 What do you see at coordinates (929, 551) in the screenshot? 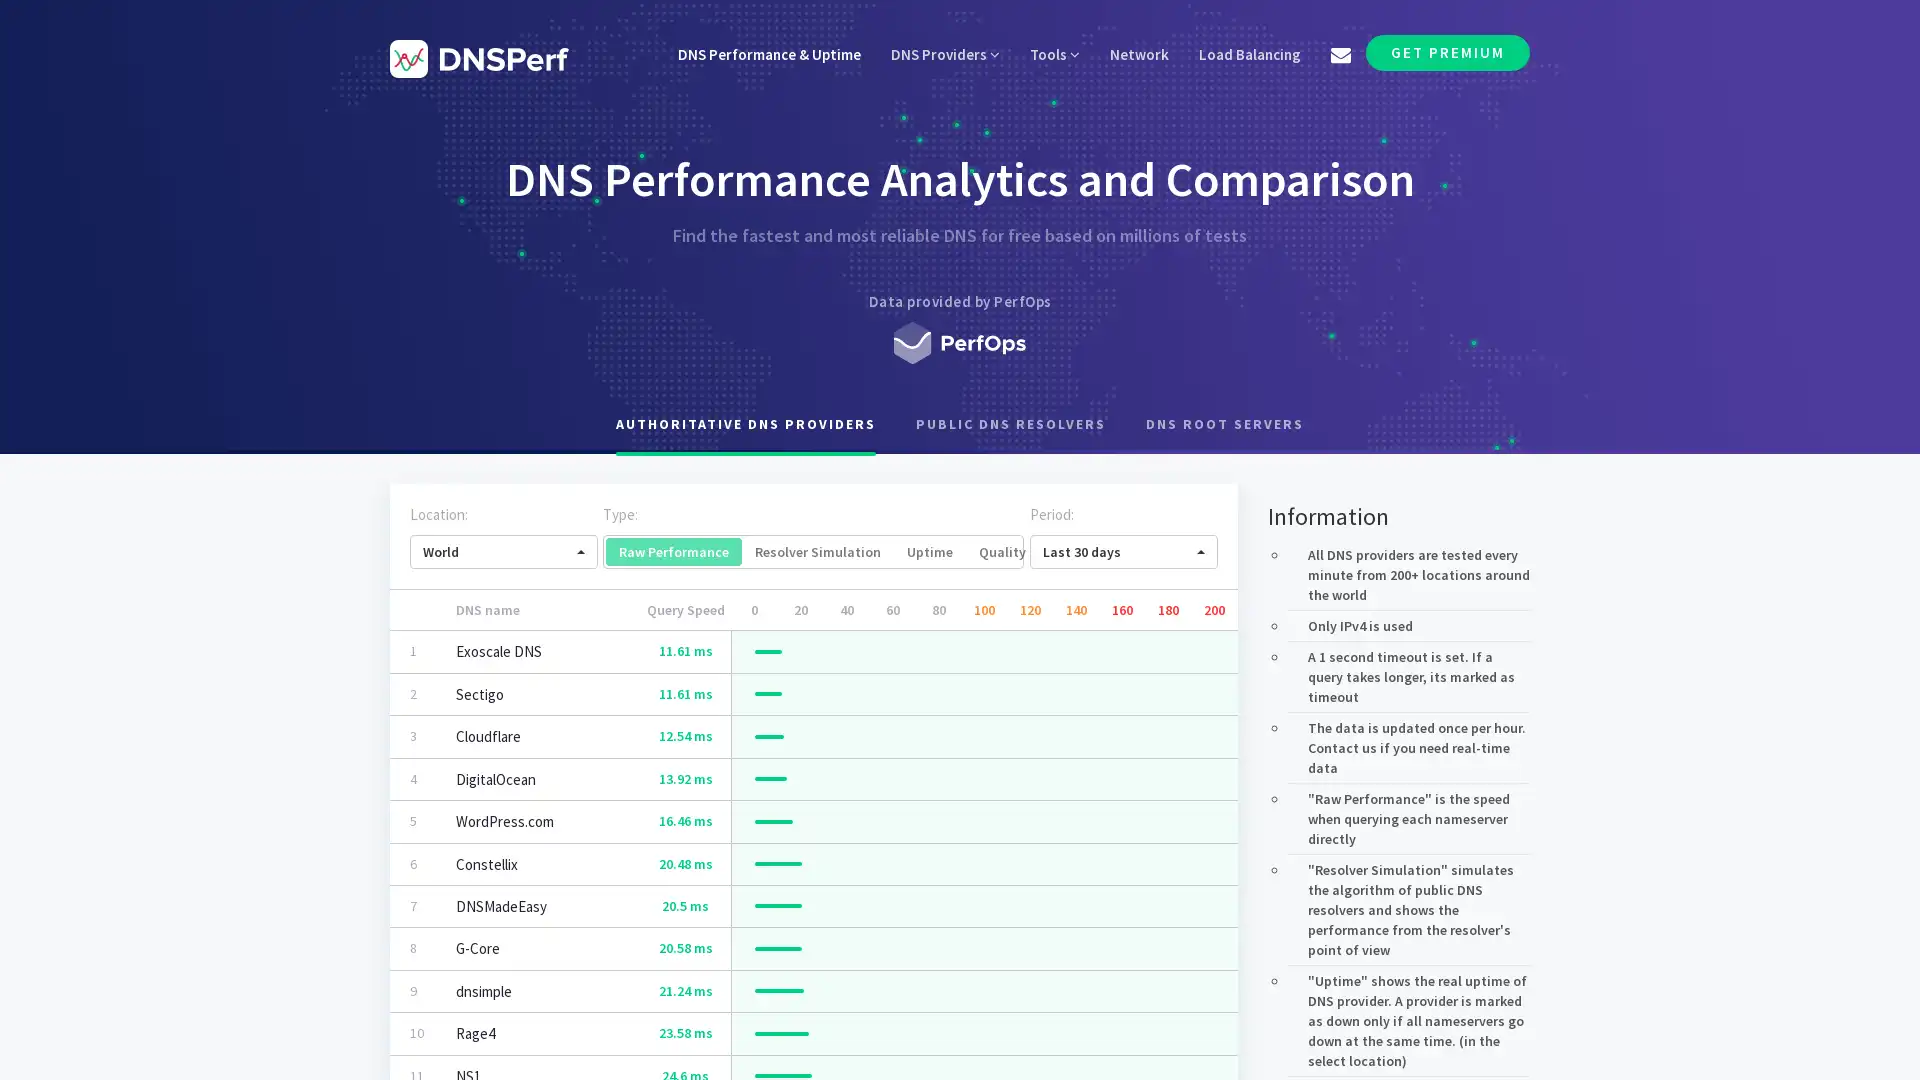
I see `Uptime` at bounding box center [929, 551].